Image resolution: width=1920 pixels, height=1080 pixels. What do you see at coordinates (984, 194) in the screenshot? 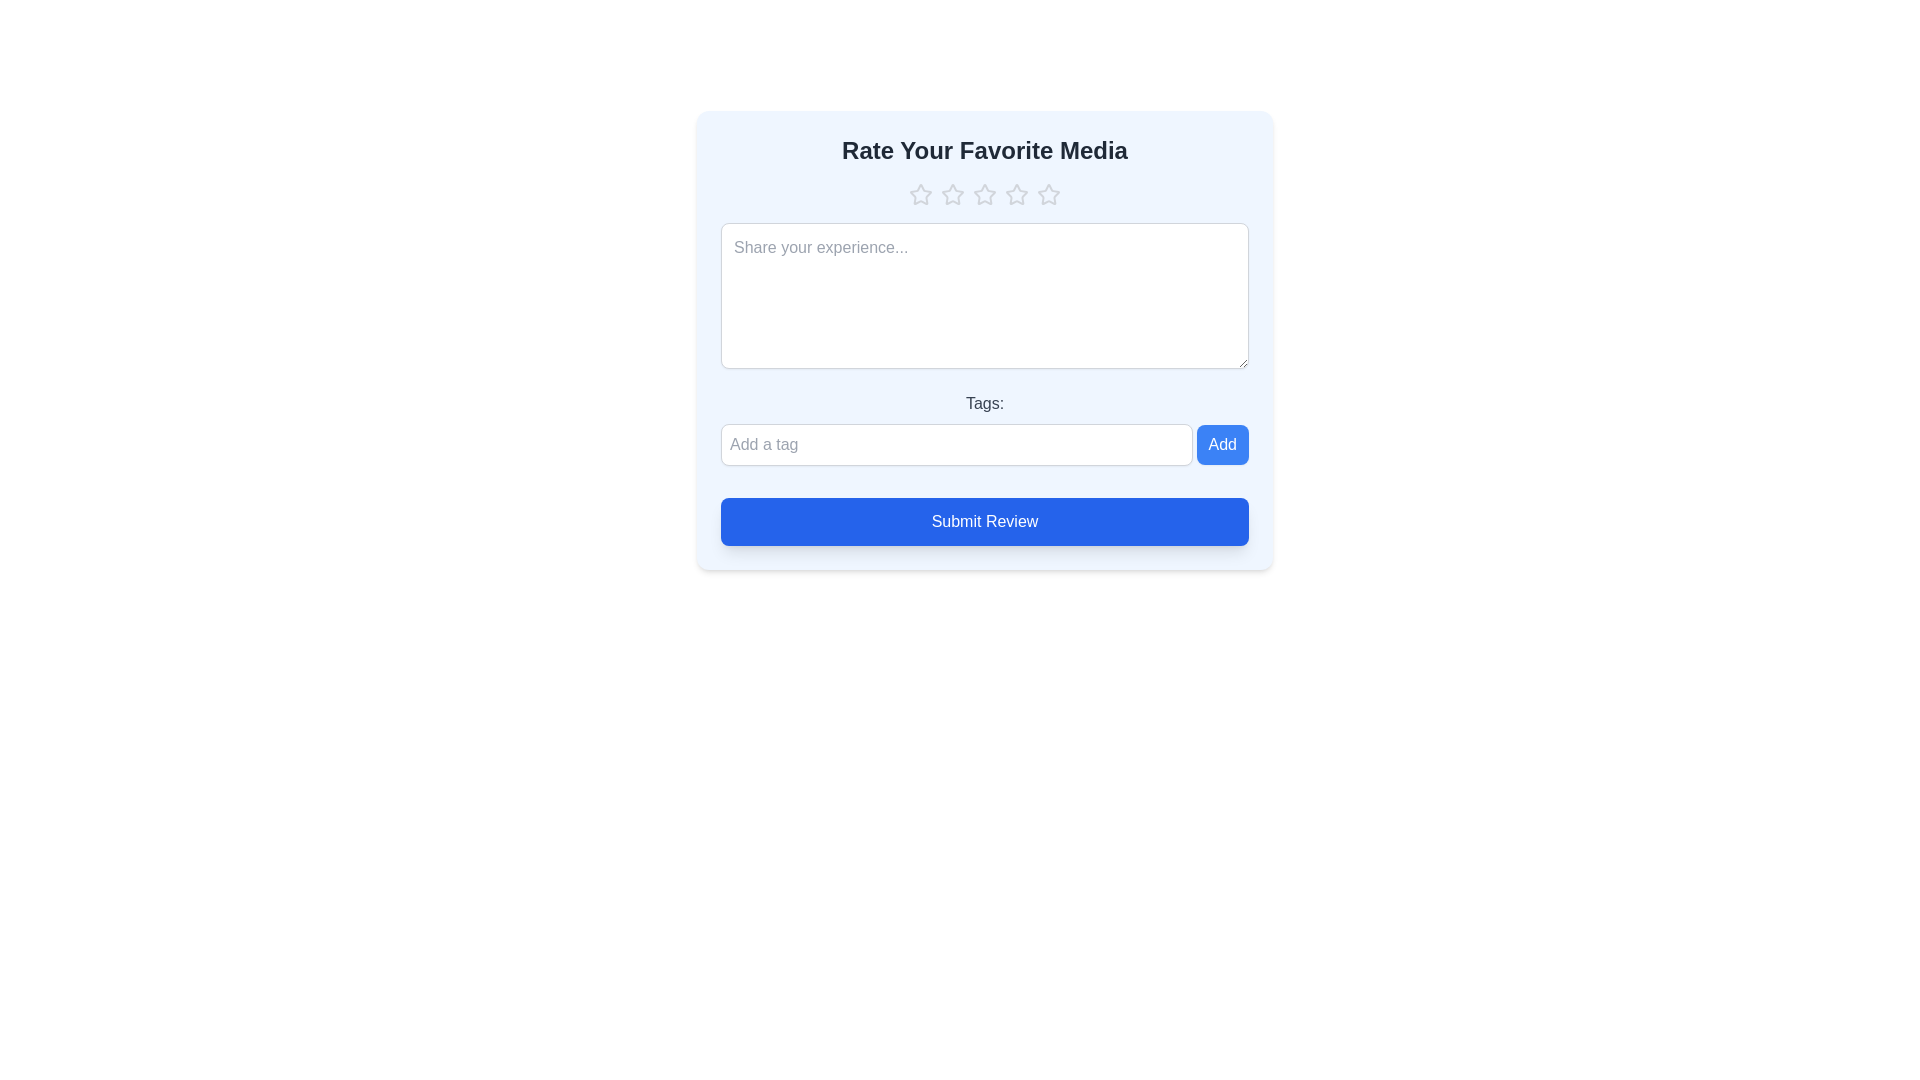
I see `the star icon` at bounding box center [984, 194].